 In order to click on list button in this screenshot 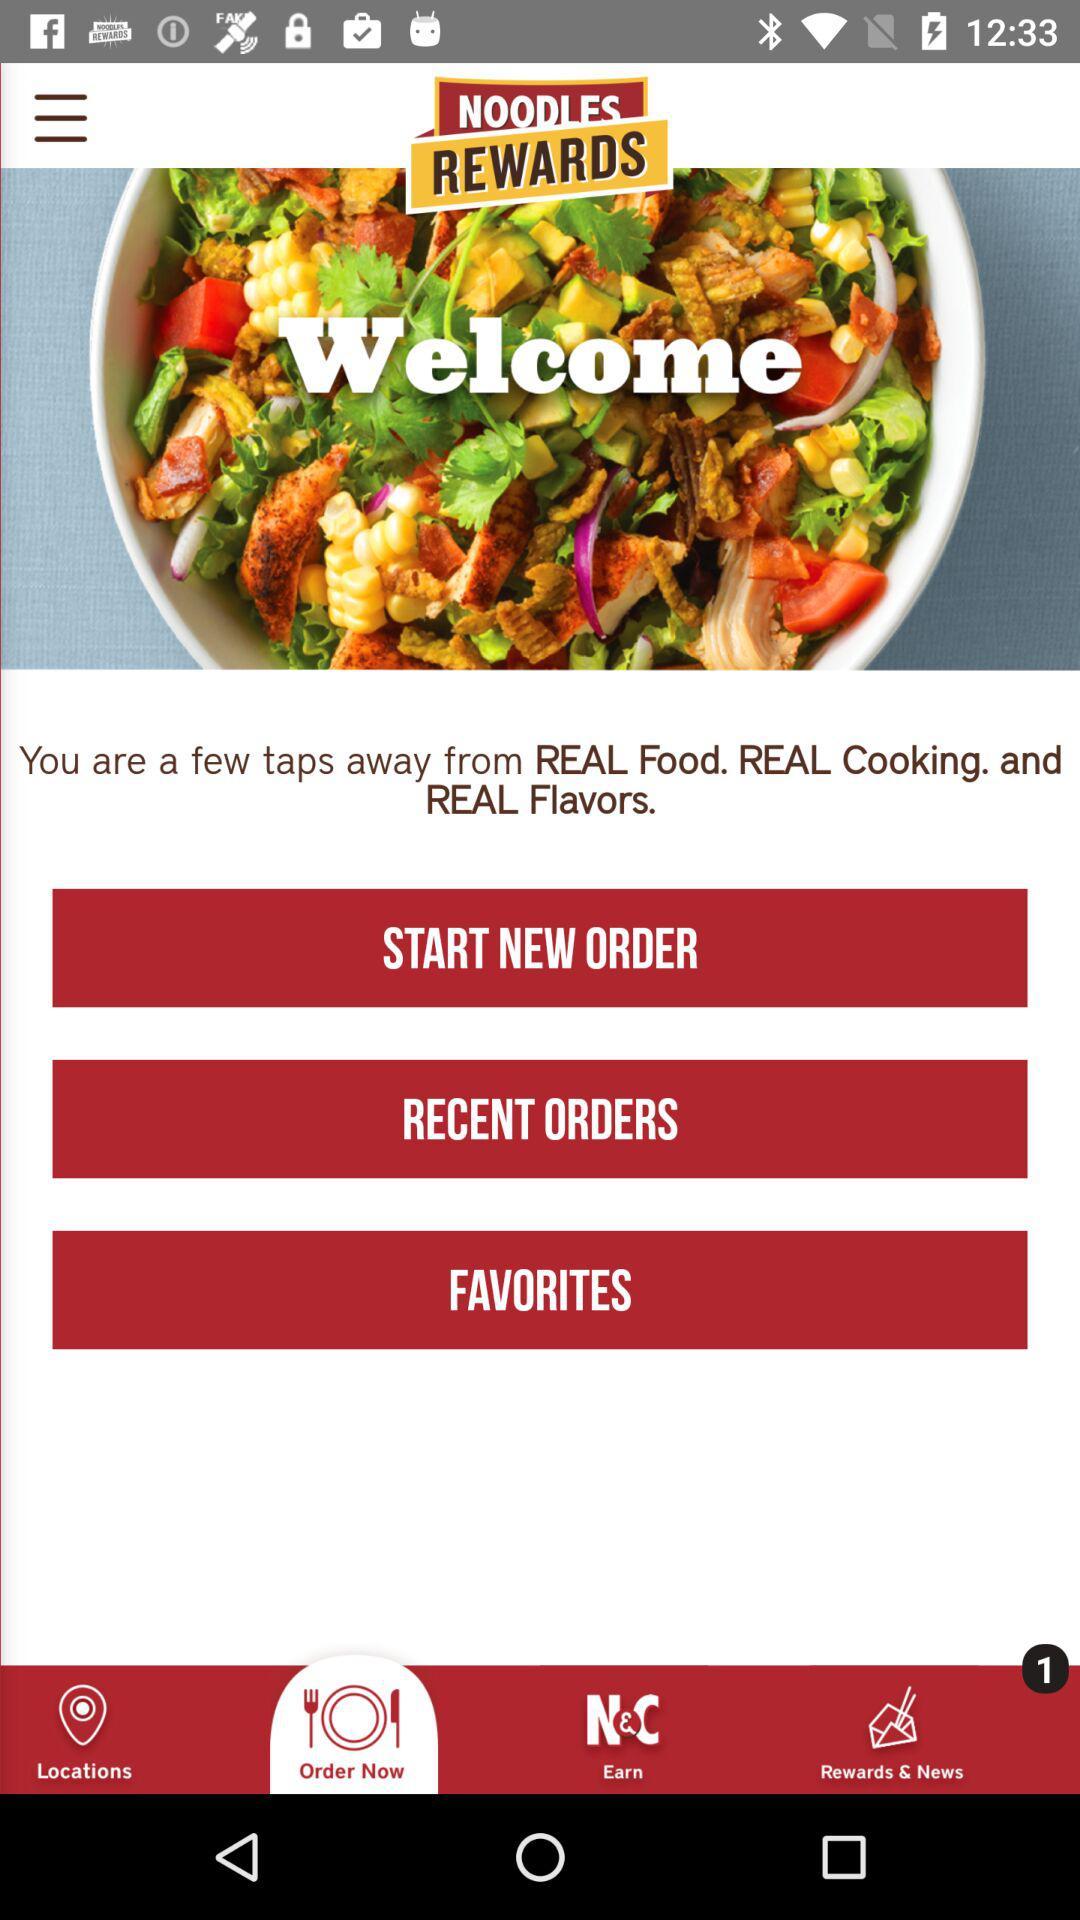, I will do `click(59, 114)`.